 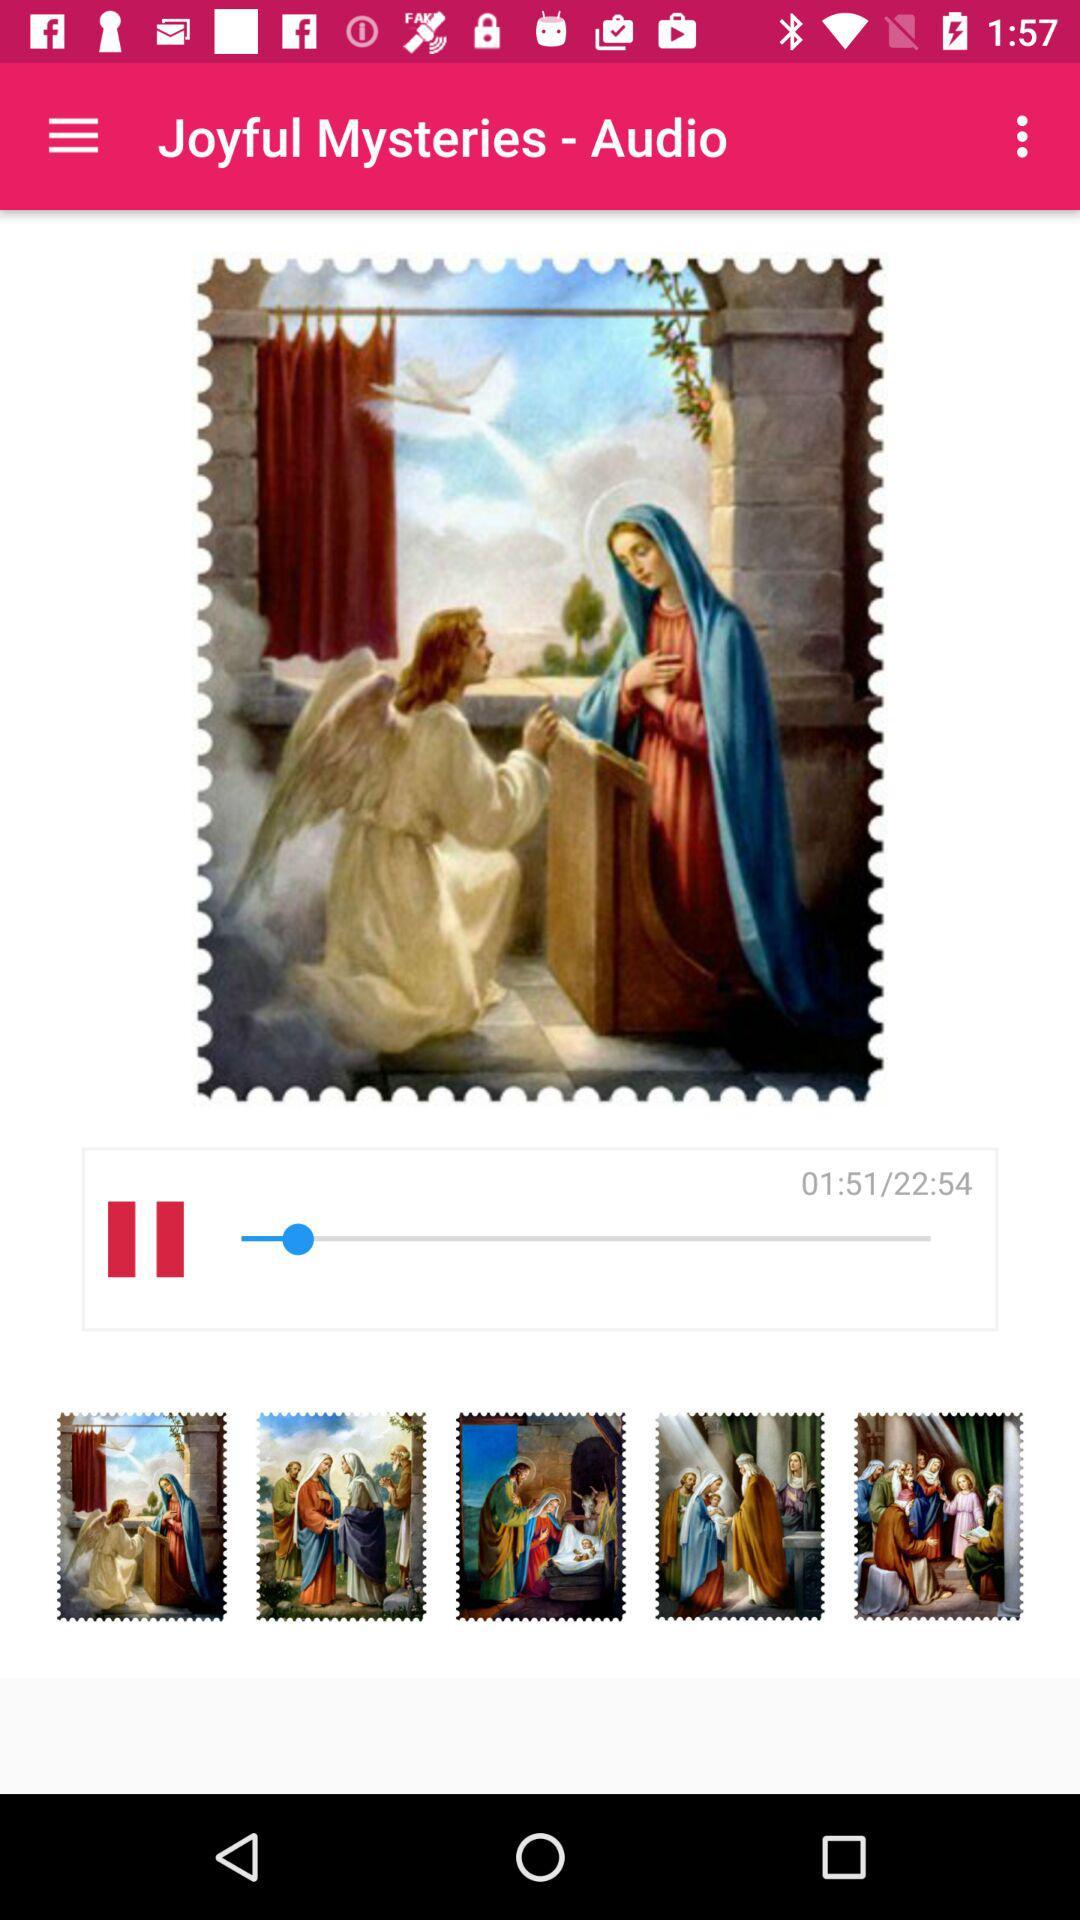 What do you see at coordinates (1027, 135) in the screenshot?
I see `item at the top right corner` at bounding box center [1027, 135].